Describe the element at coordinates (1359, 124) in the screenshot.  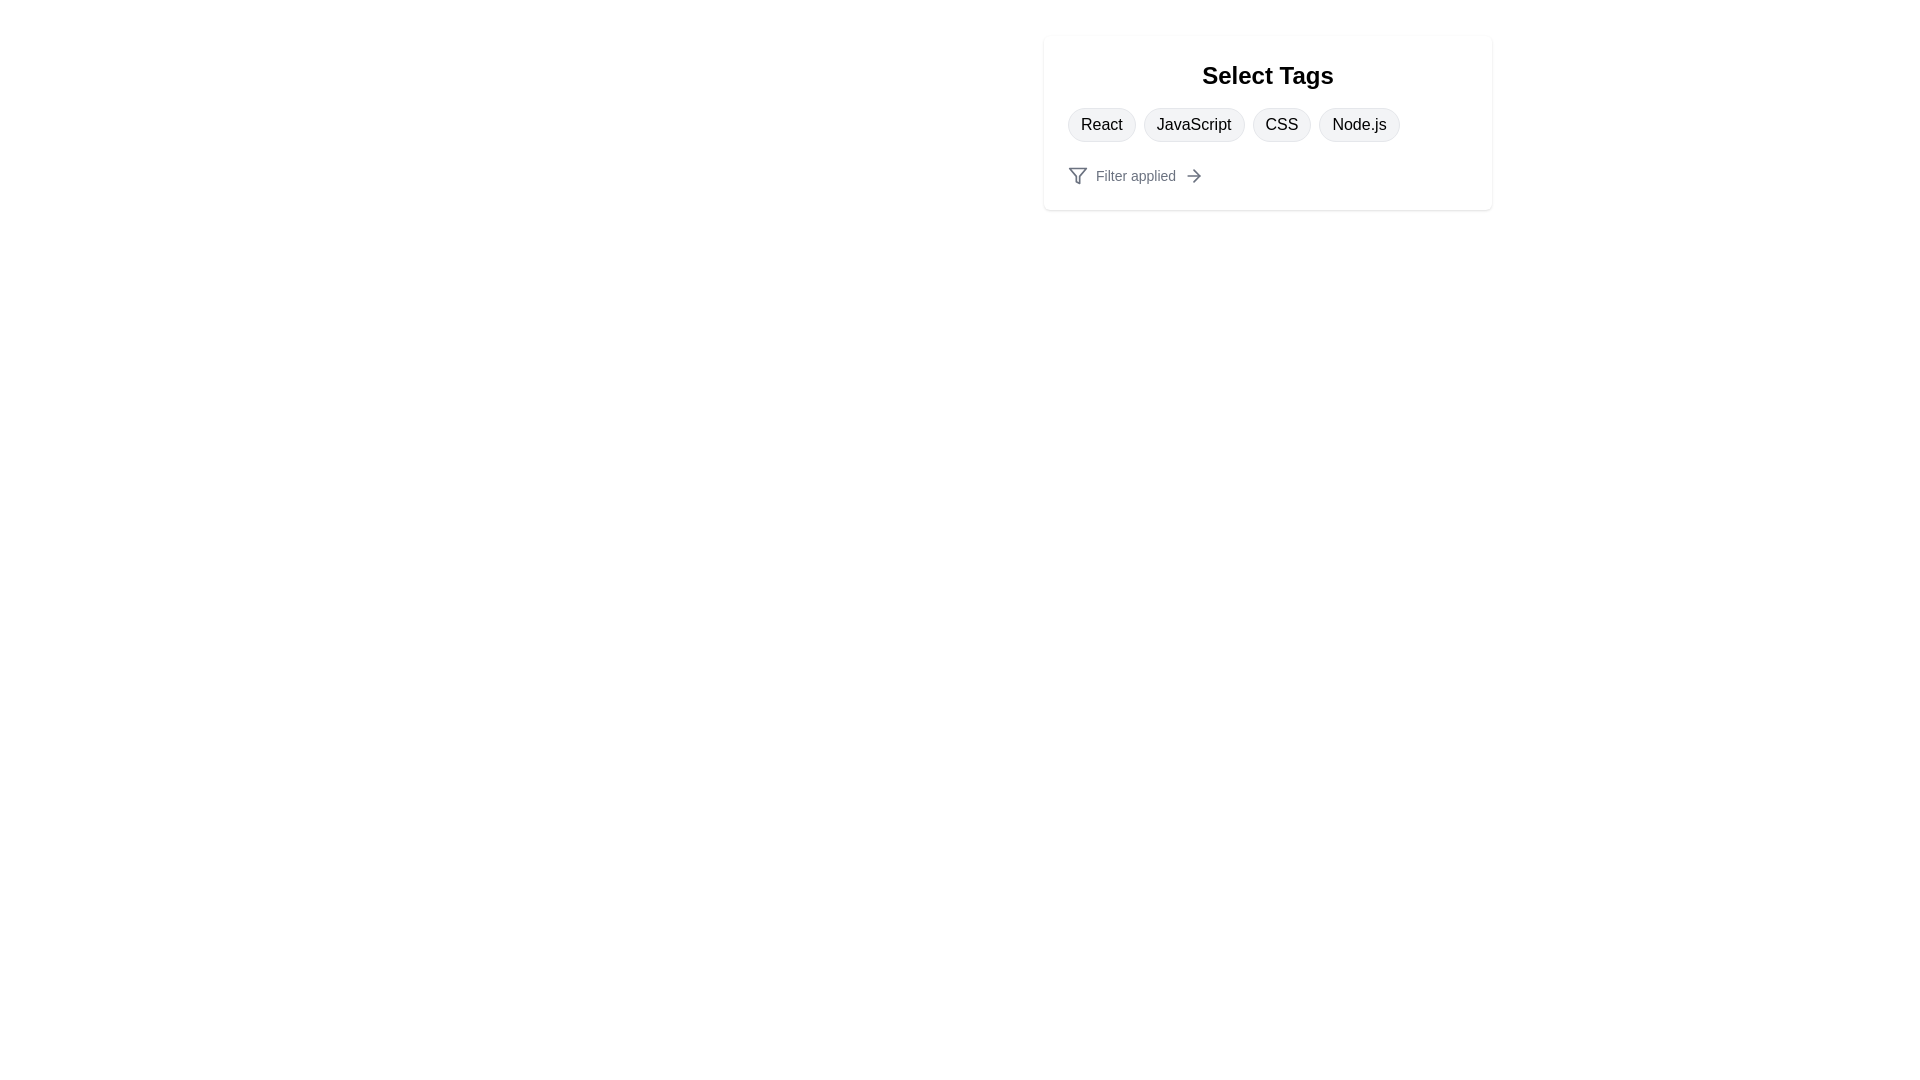
I see `the filter button for the 'Node.js' tag, which is the fourth button in the tag selection sequence under the 'Select Tags' heading` at that location.